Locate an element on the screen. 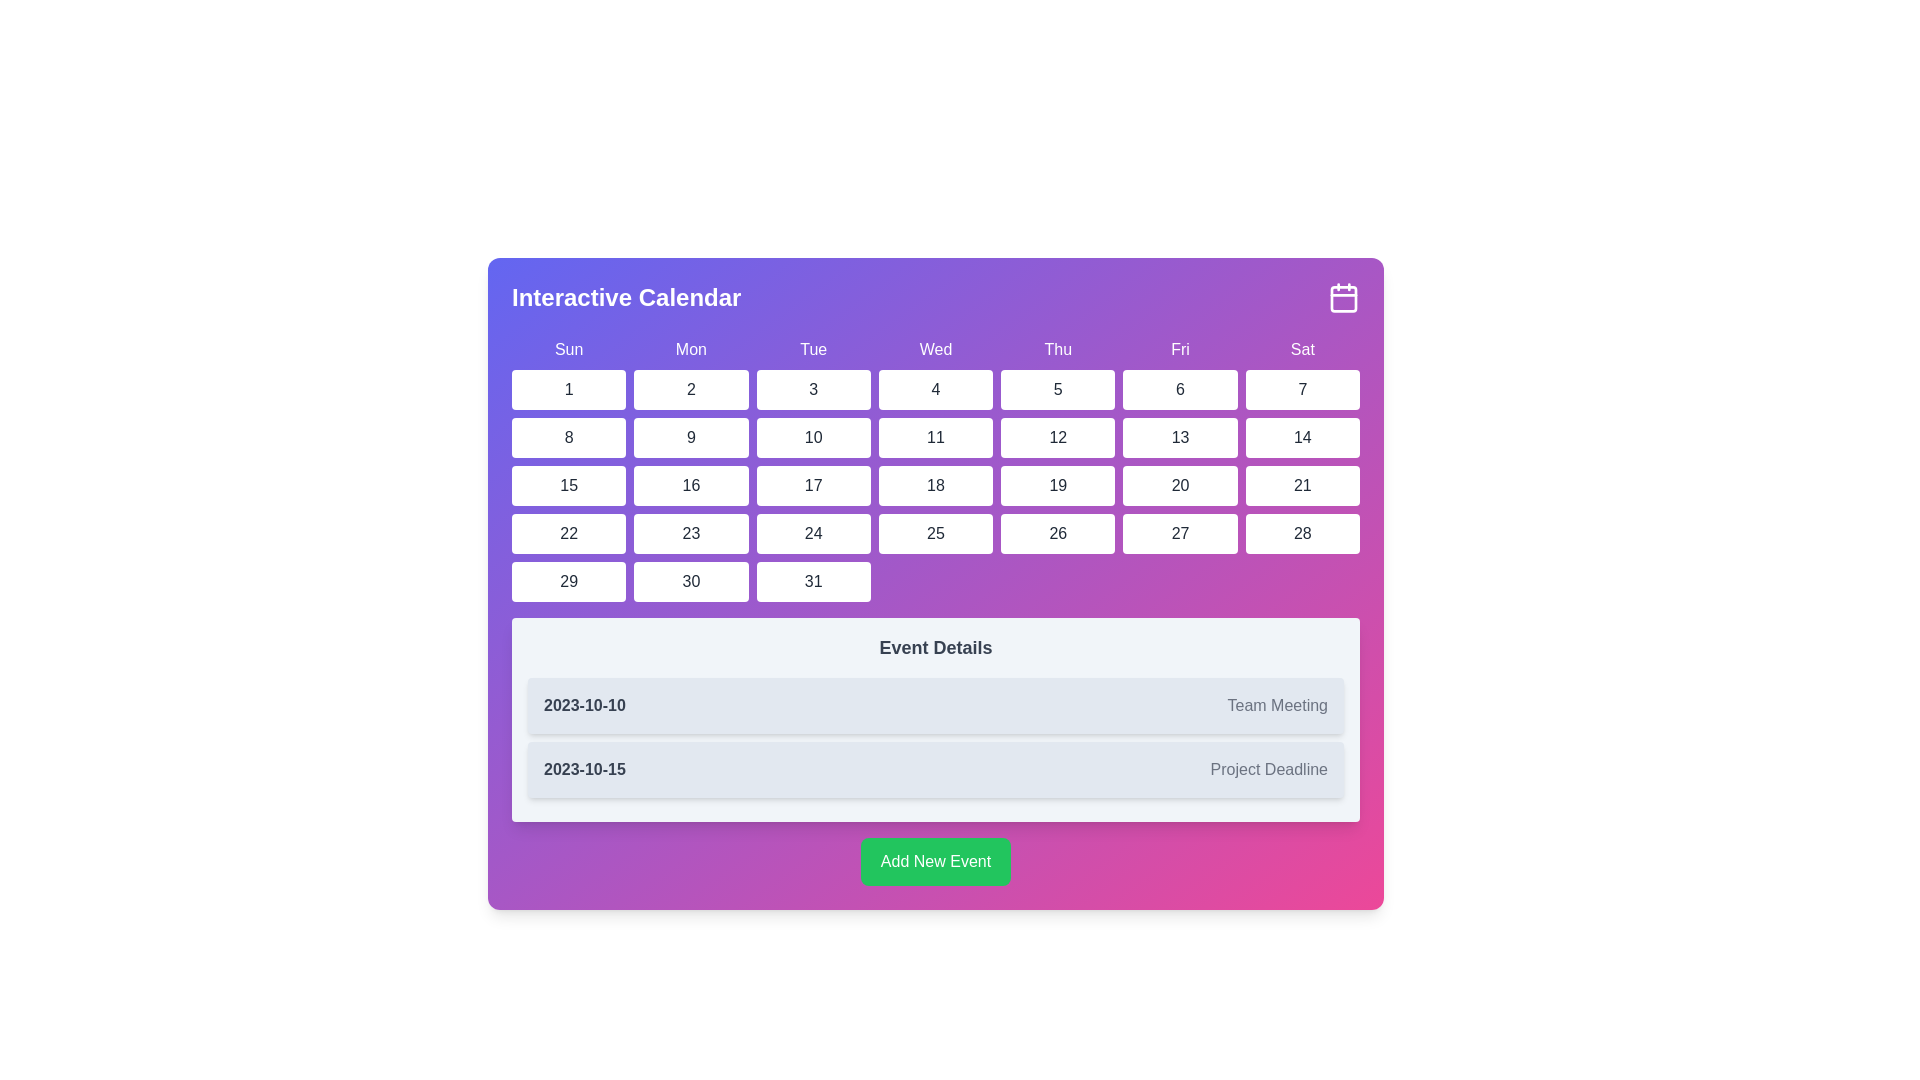  the calendar date button representing the 3rd day of the month, located under 'Tue' in the calendar grid is located at coordinates (813, 389).